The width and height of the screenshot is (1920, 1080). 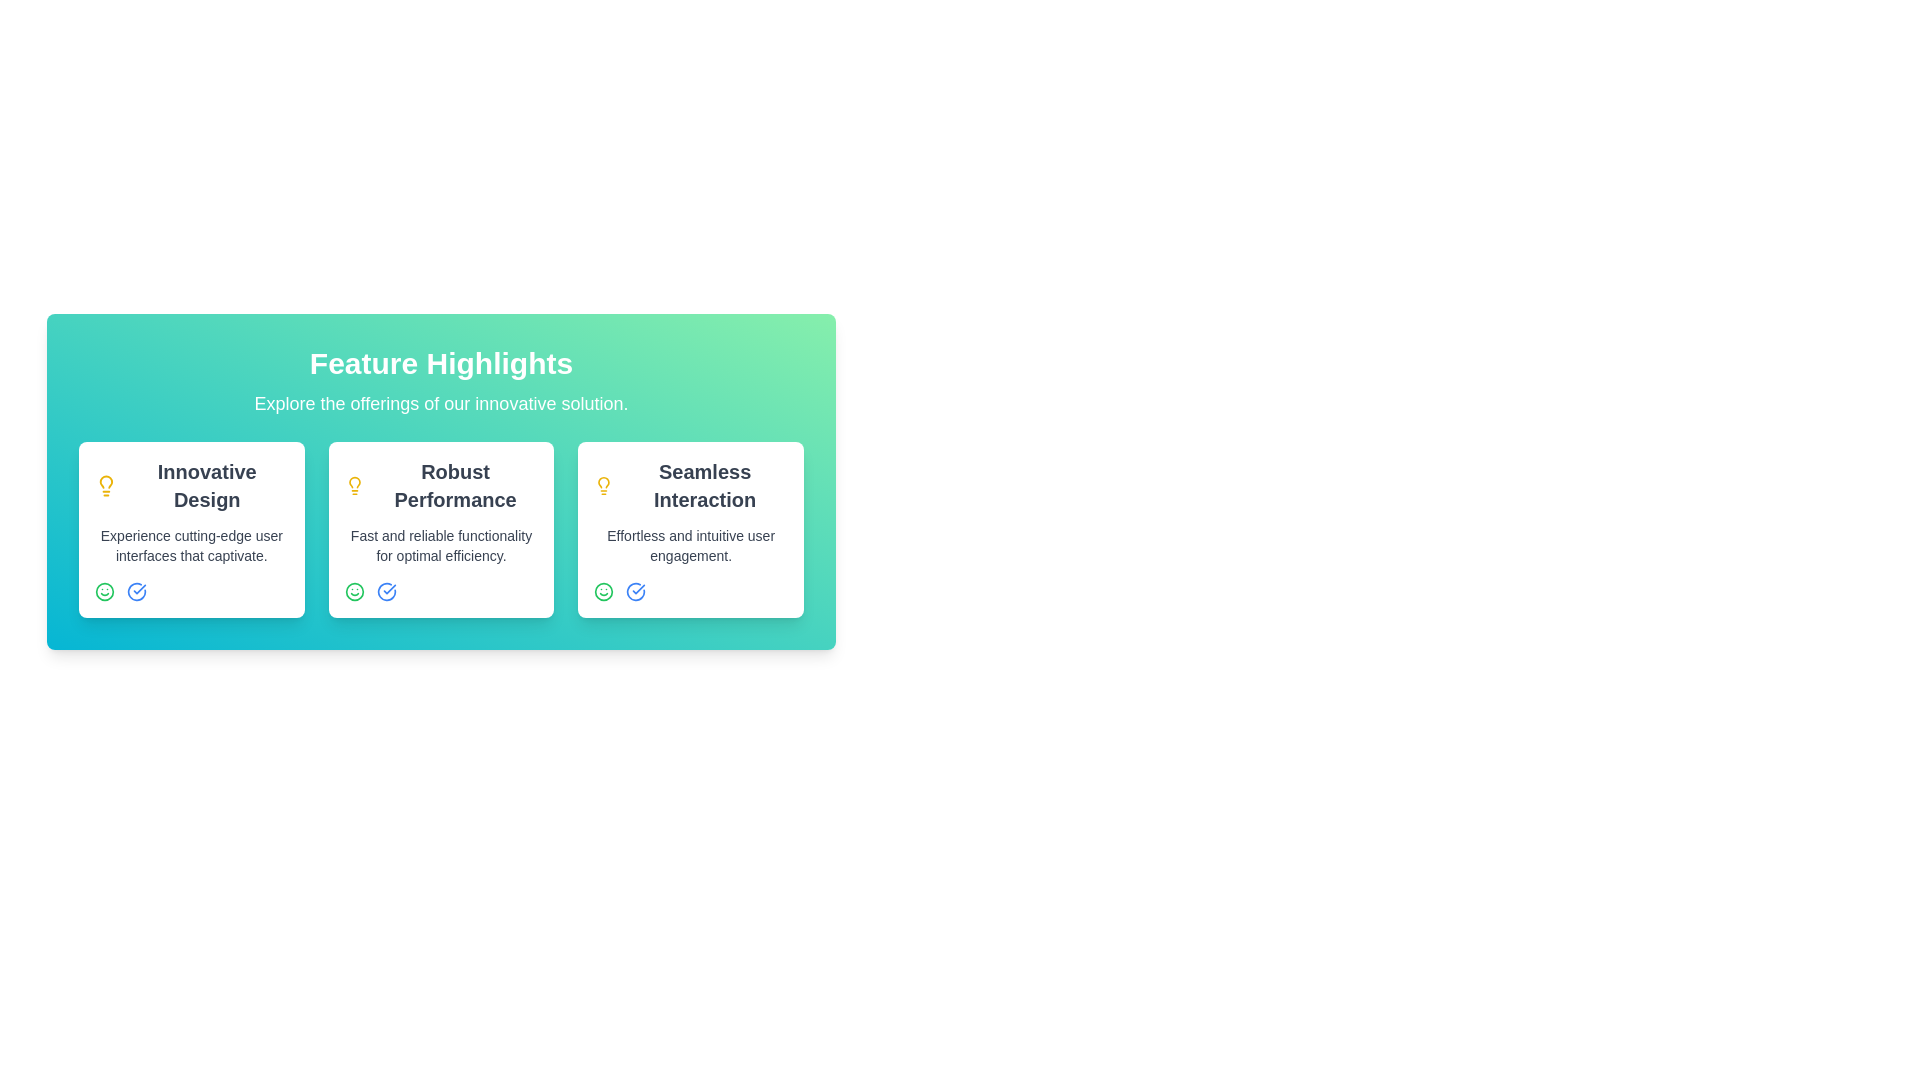 I want to click on displayed text 'Seamless Interaction' from the bold heading element located in the rightmost card of three horizontally aligned cards, so click(x=705, y=486).